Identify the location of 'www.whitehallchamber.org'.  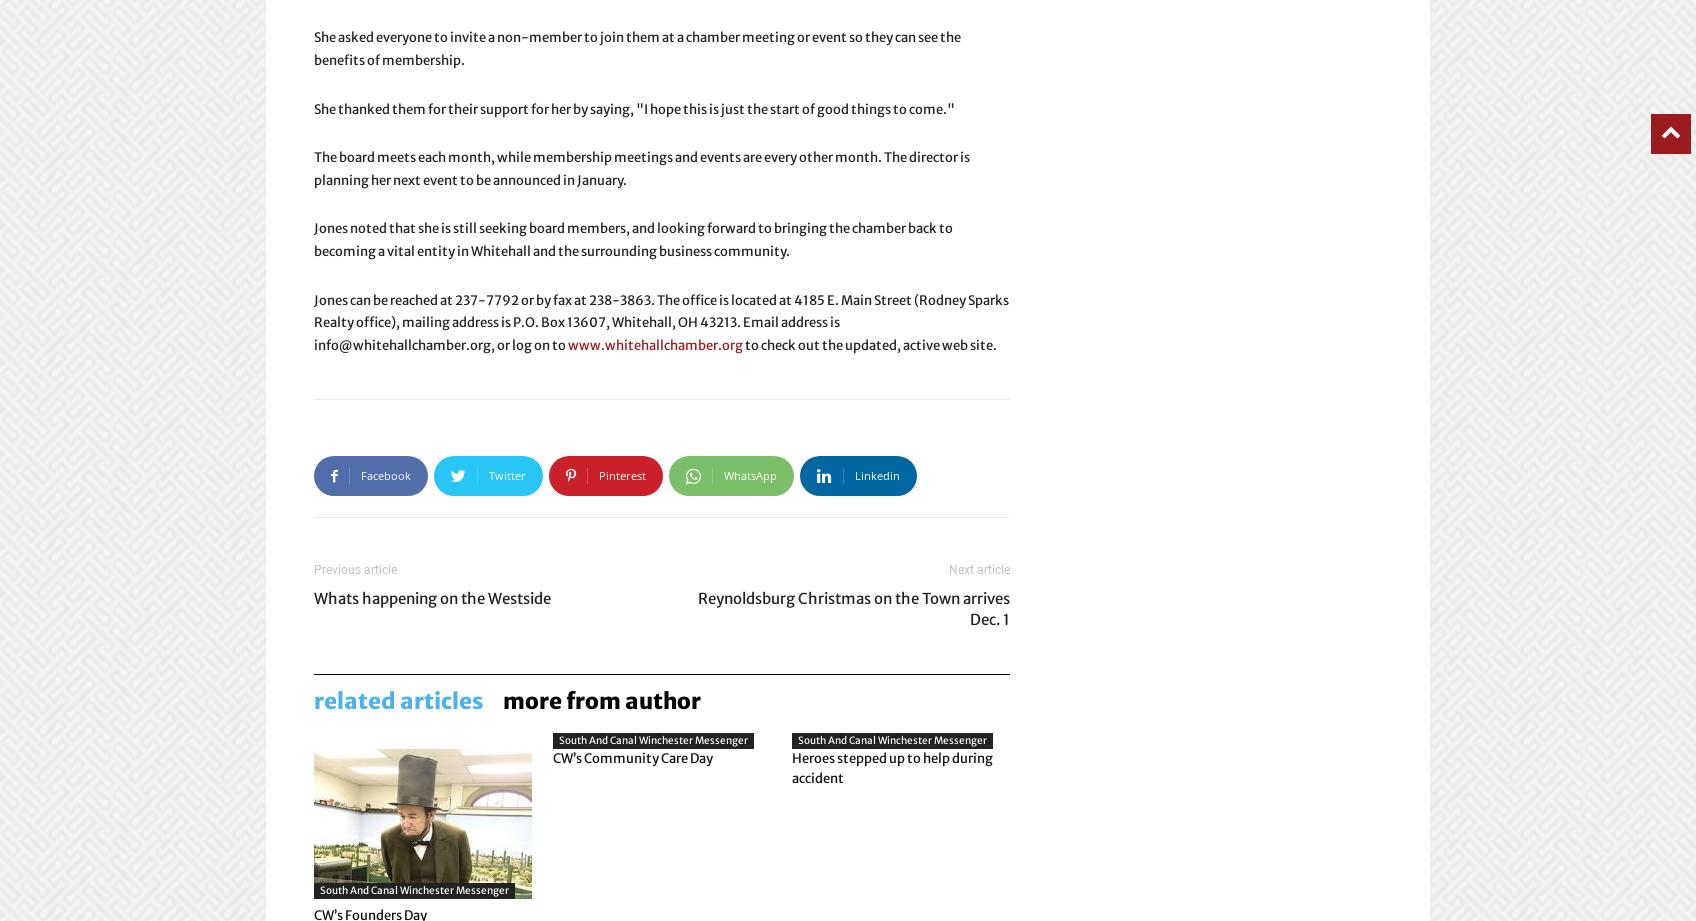
(654, 344).